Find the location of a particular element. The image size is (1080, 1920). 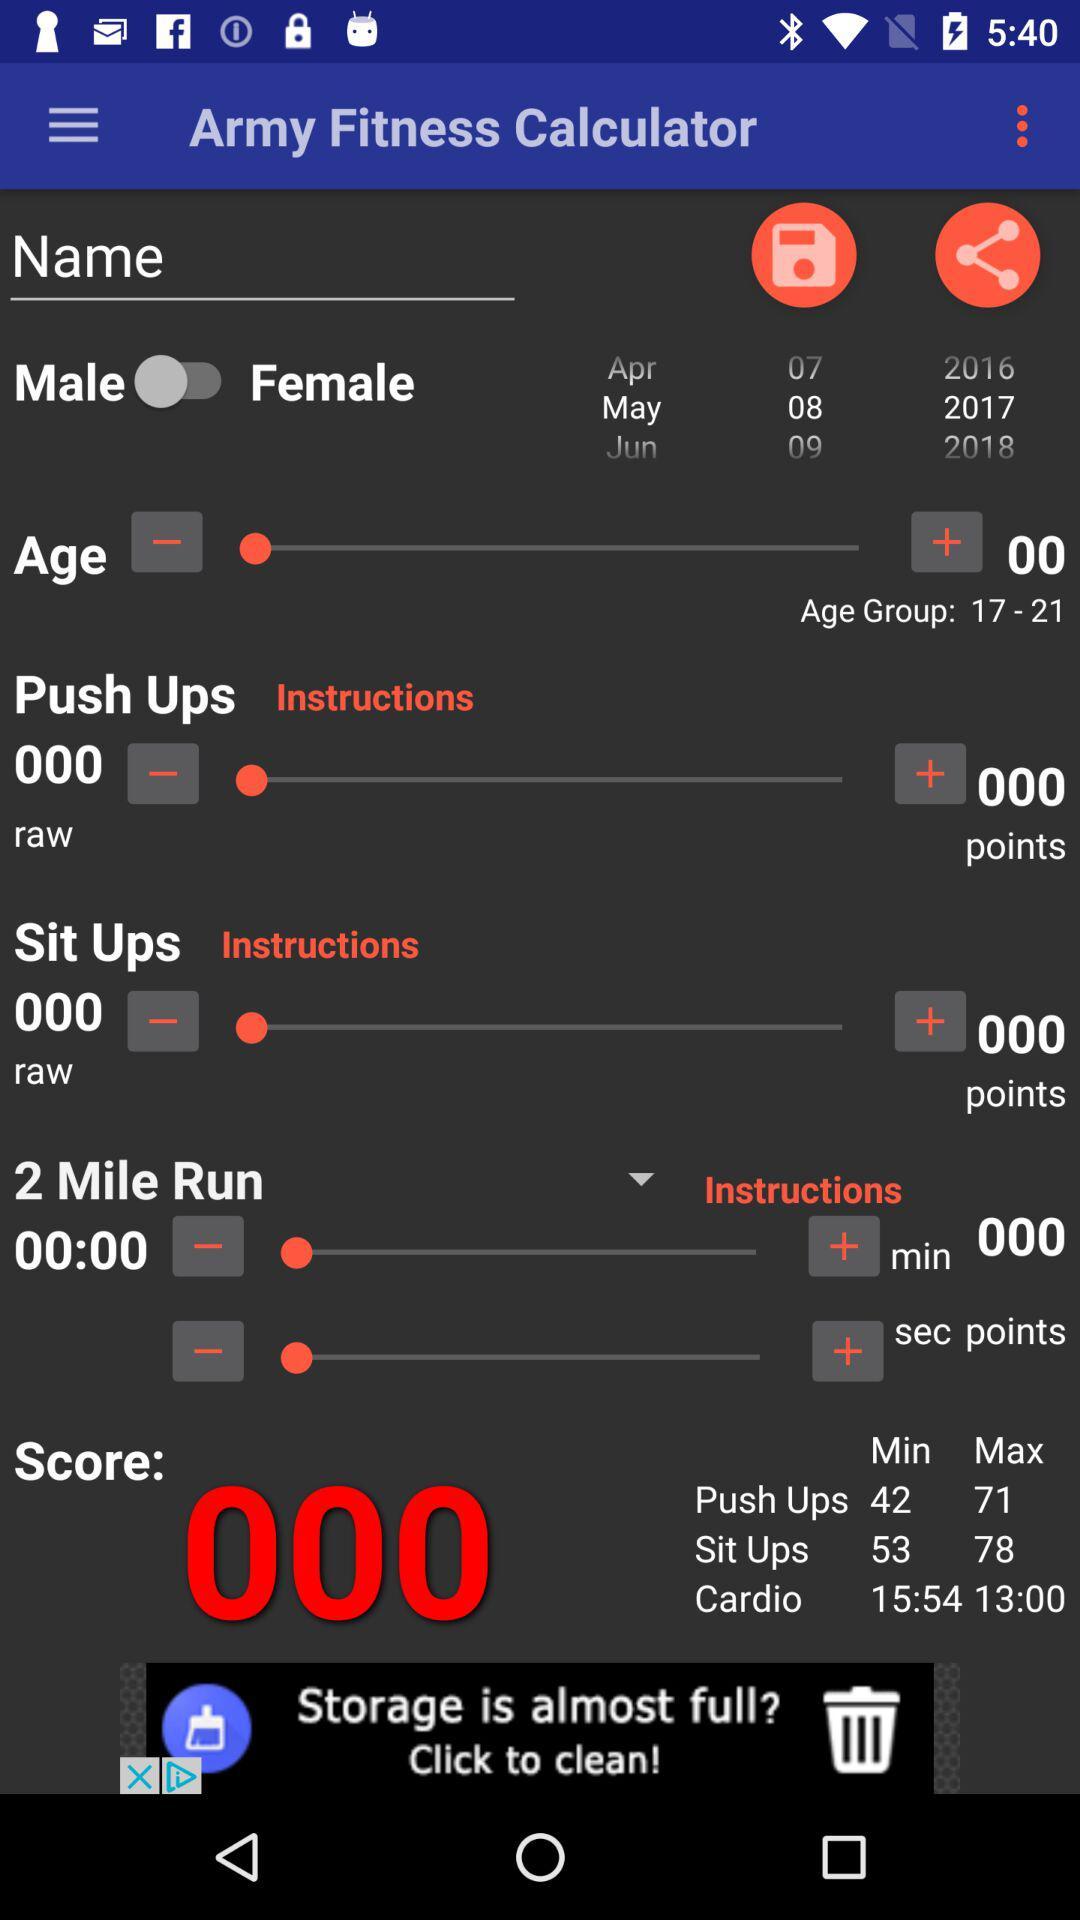

age is located at coordinates (945, 541).